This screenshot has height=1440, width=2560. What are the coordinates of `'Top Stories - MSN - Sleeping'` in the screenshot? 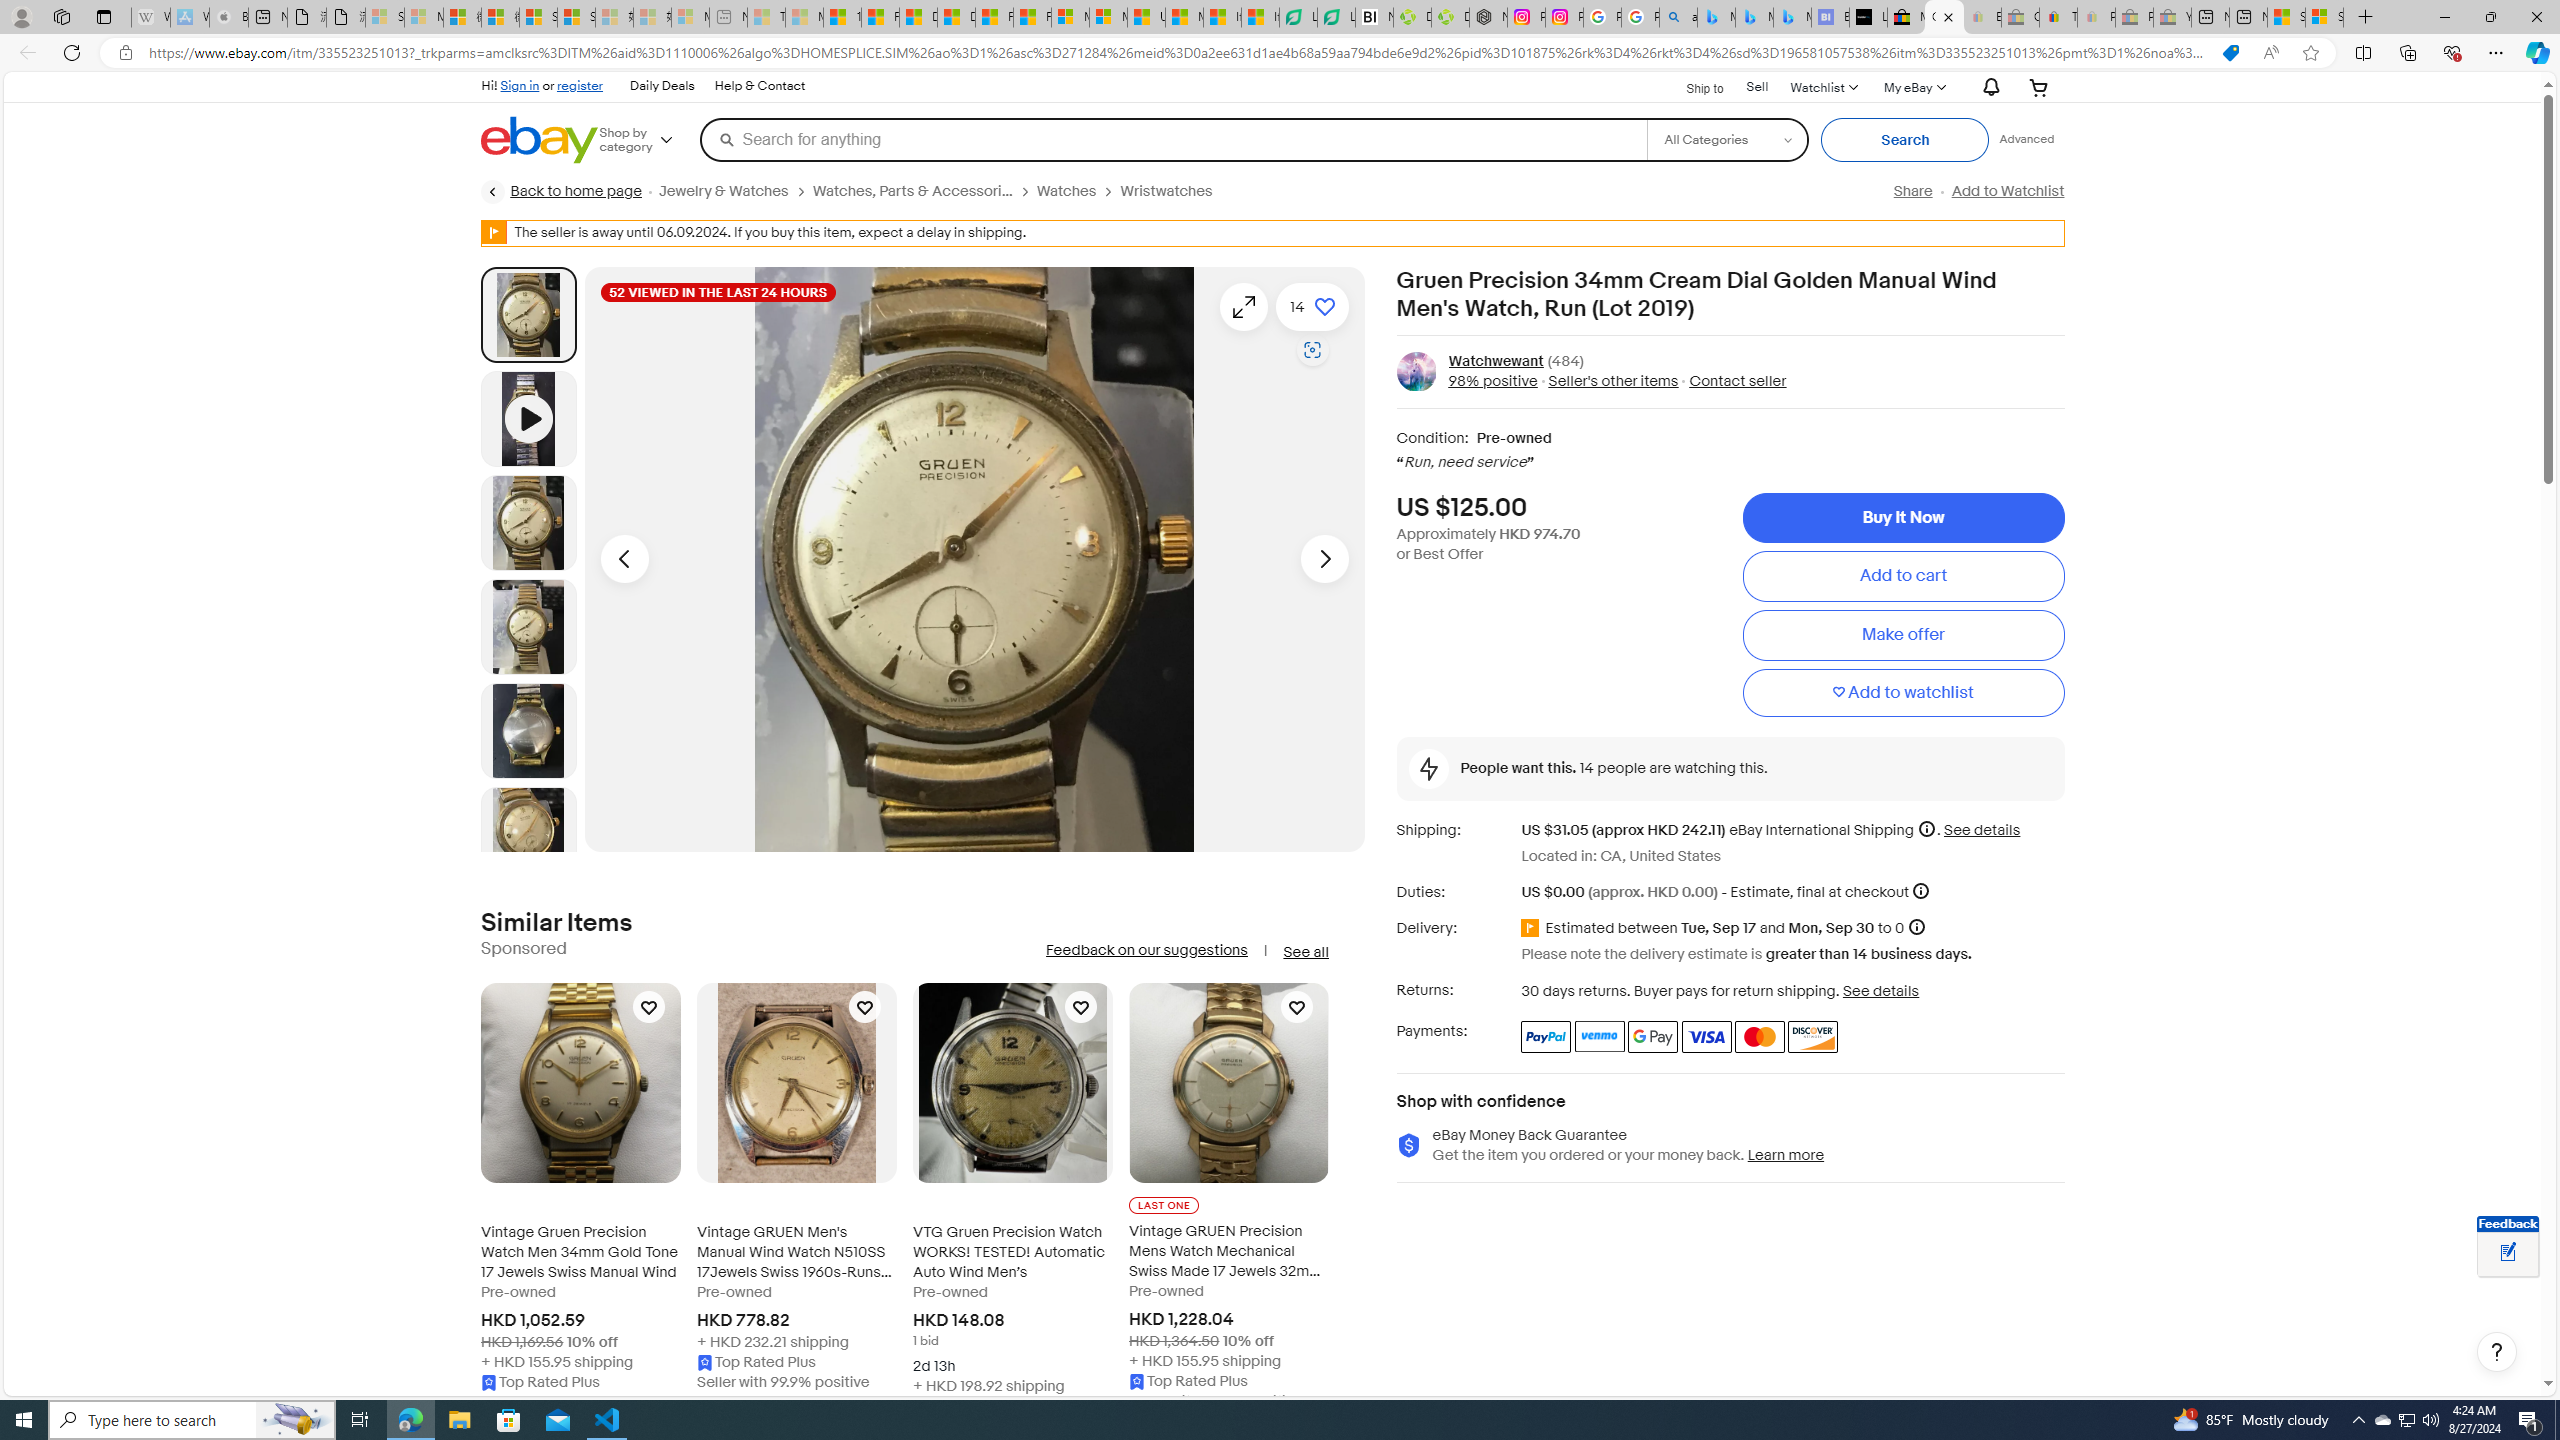 It's located at (766, 16).